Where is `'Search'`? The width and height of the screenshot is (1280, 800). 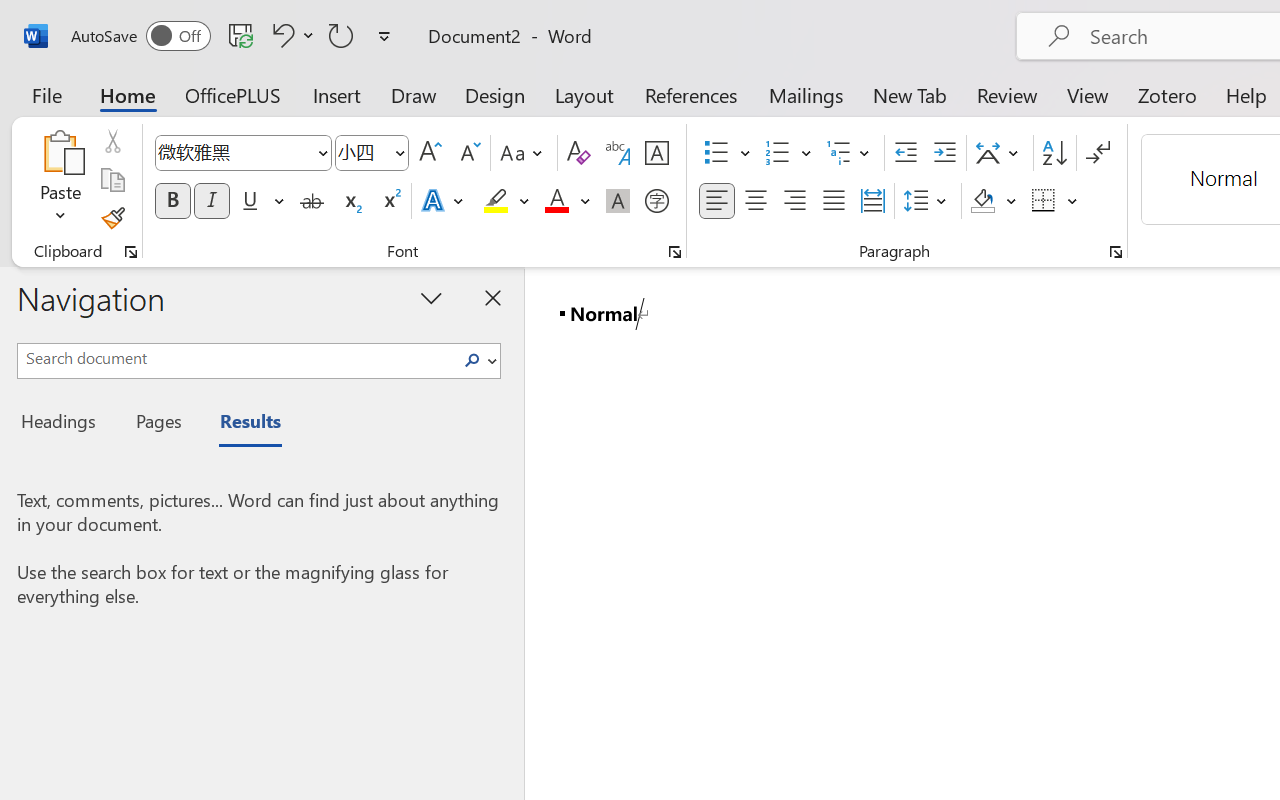
'Search' is located at coordinates (477, 360).